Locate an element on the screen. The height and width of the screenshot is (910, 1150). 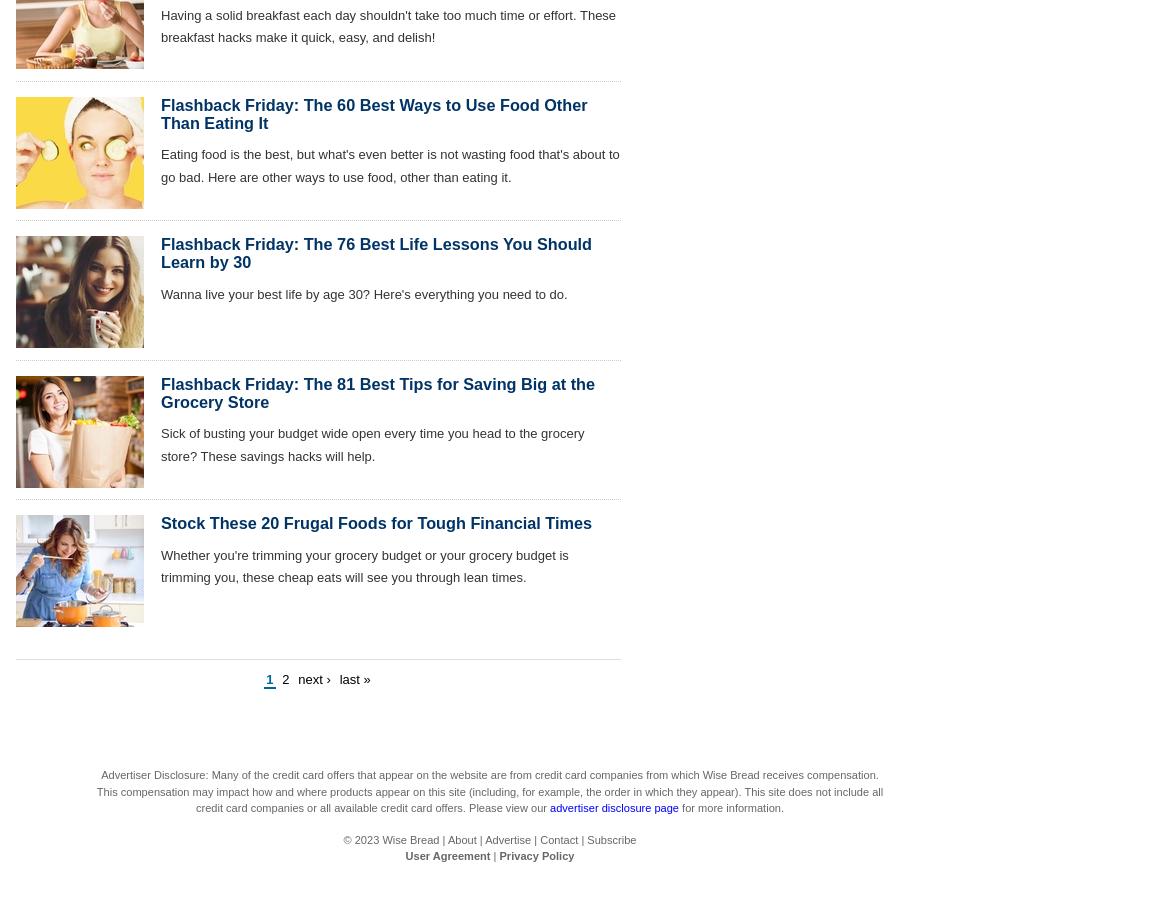
'Flashback Friday: The 60 Best Ways to Use Food Other Than Eating It' is located at coordinates (160, 113).